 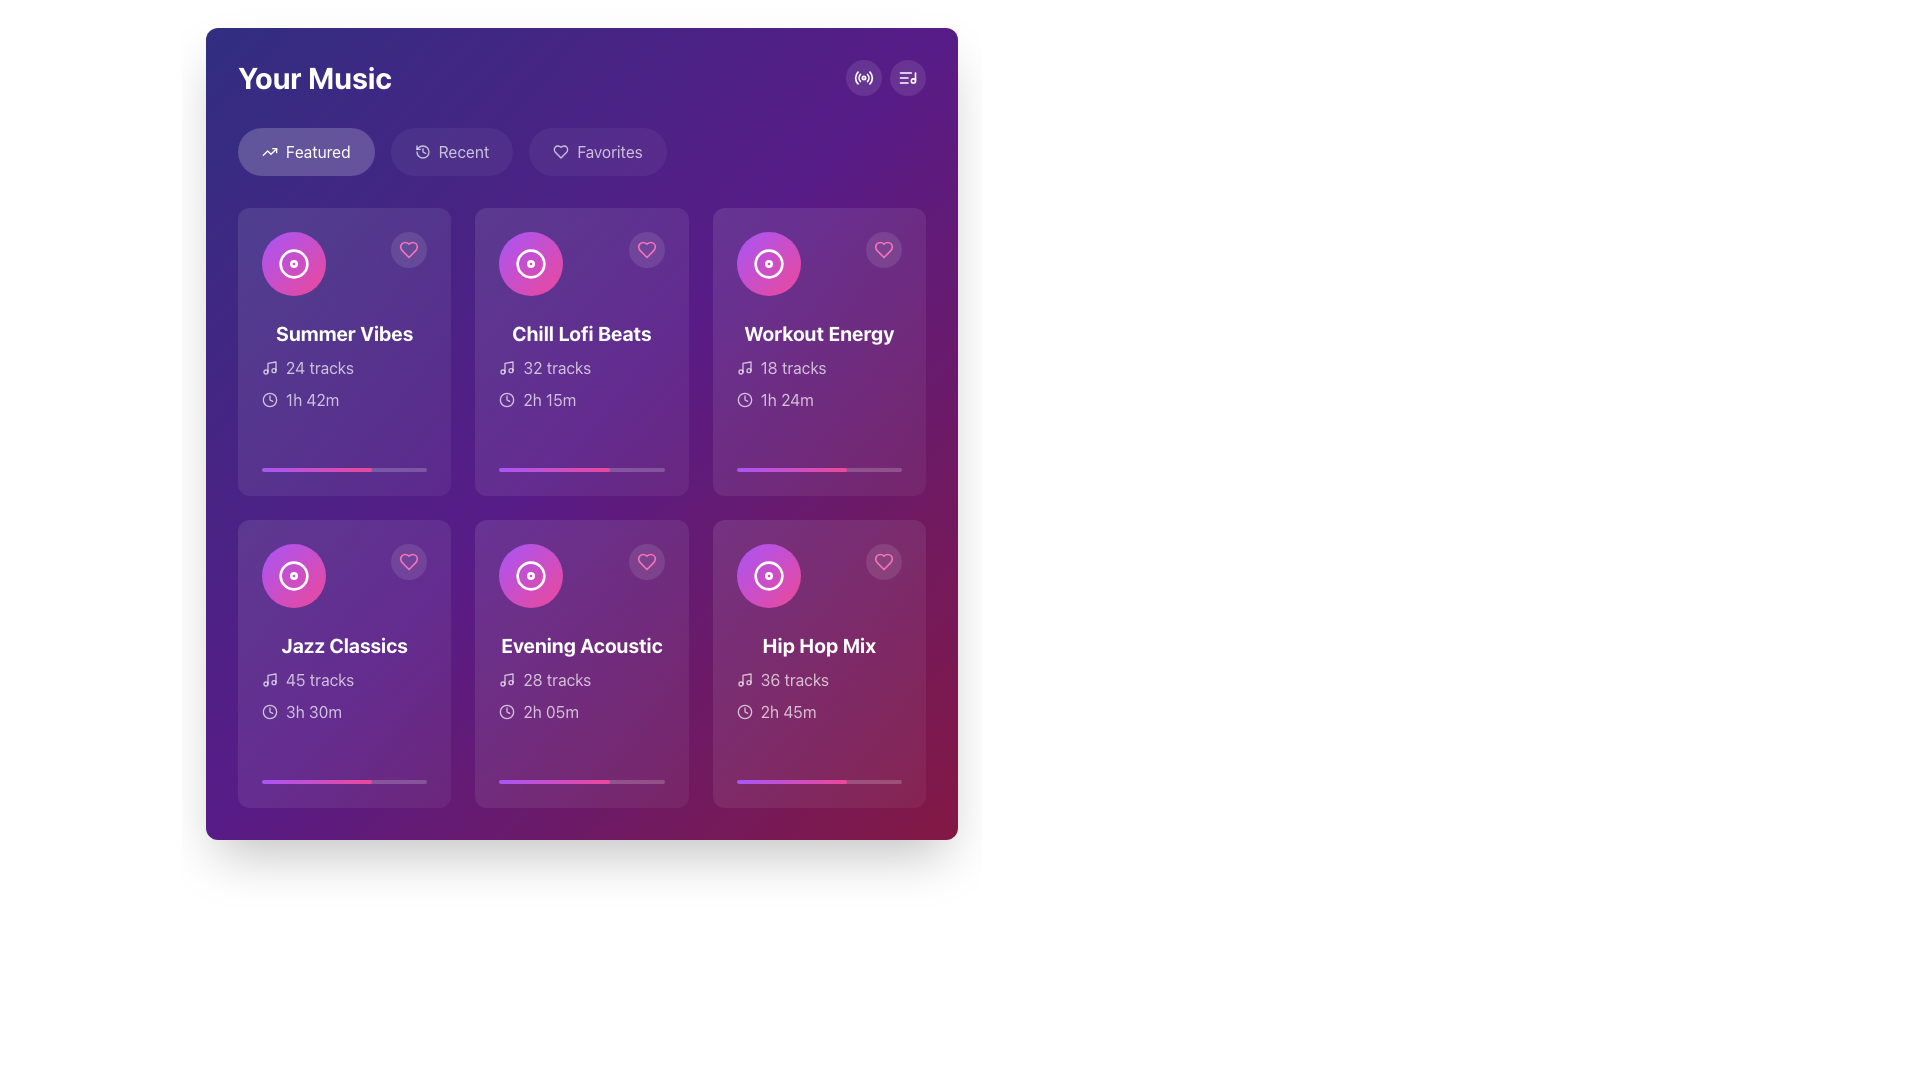 What do you see at coordinates (268, 711) in the screenshot?
I see `the Circle (SVG) element that represents a clock-like icon in the bottom left corner of the 'Jazz Classics' item` at bounding box center [268, 711].